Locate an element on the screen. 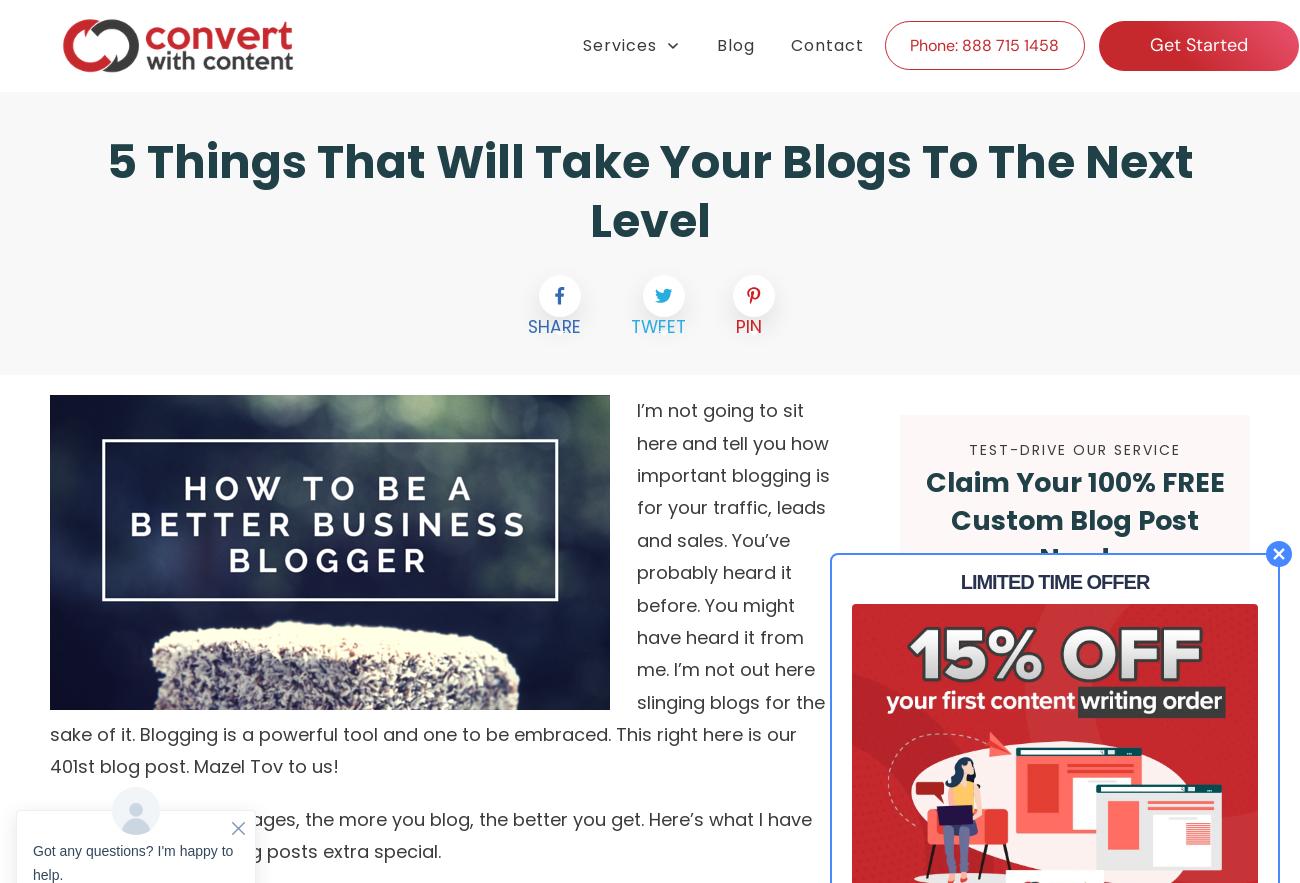 The height and width of the screenshot is (883, 1300). 'Now, don’t get discourages, the more you blog, the better you get. Here’s what I have found to make our blog posts extra special.' is located at coordinates (430, 834).